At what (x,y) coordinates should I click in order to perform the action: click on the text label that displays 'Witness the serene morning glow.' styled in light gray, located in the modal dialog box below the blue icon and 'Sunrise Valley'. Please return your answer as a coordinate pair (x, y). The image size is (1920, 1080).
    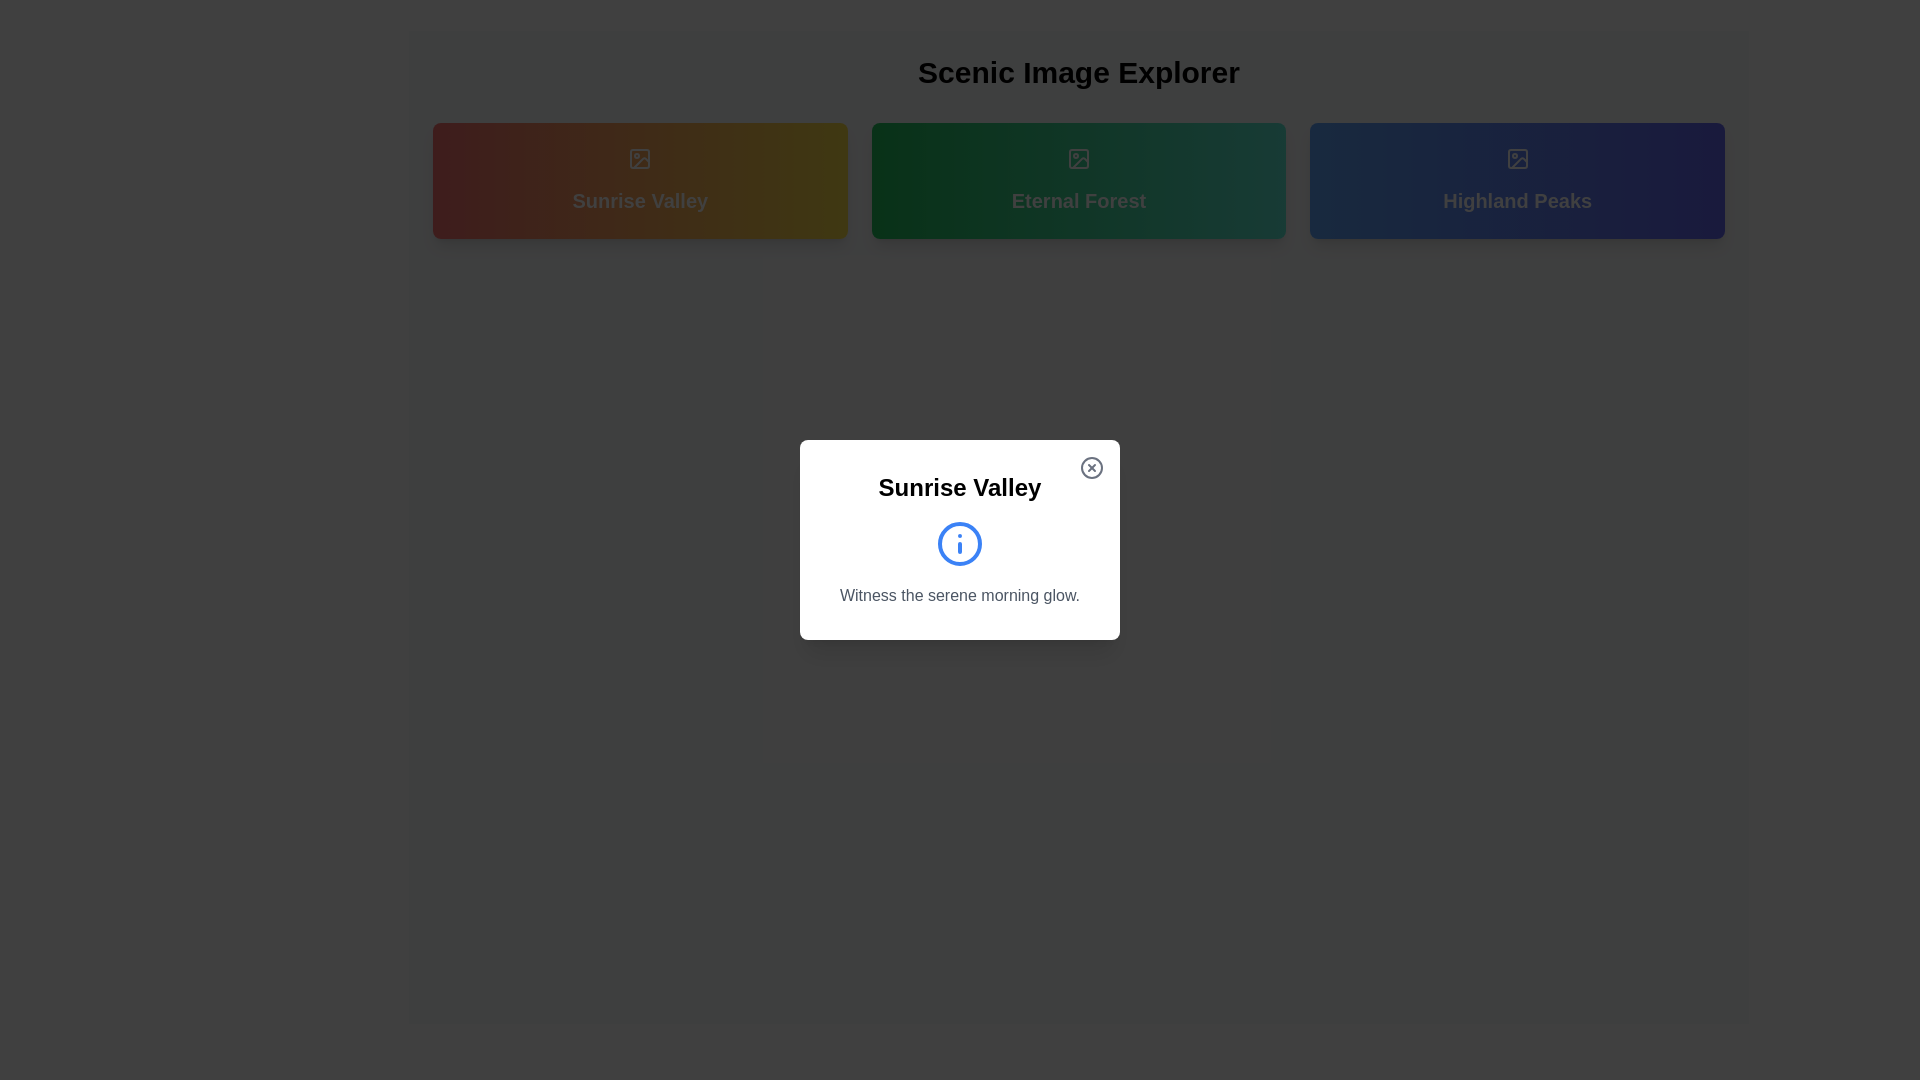
    Looking at the image, I should click on (960, 595).